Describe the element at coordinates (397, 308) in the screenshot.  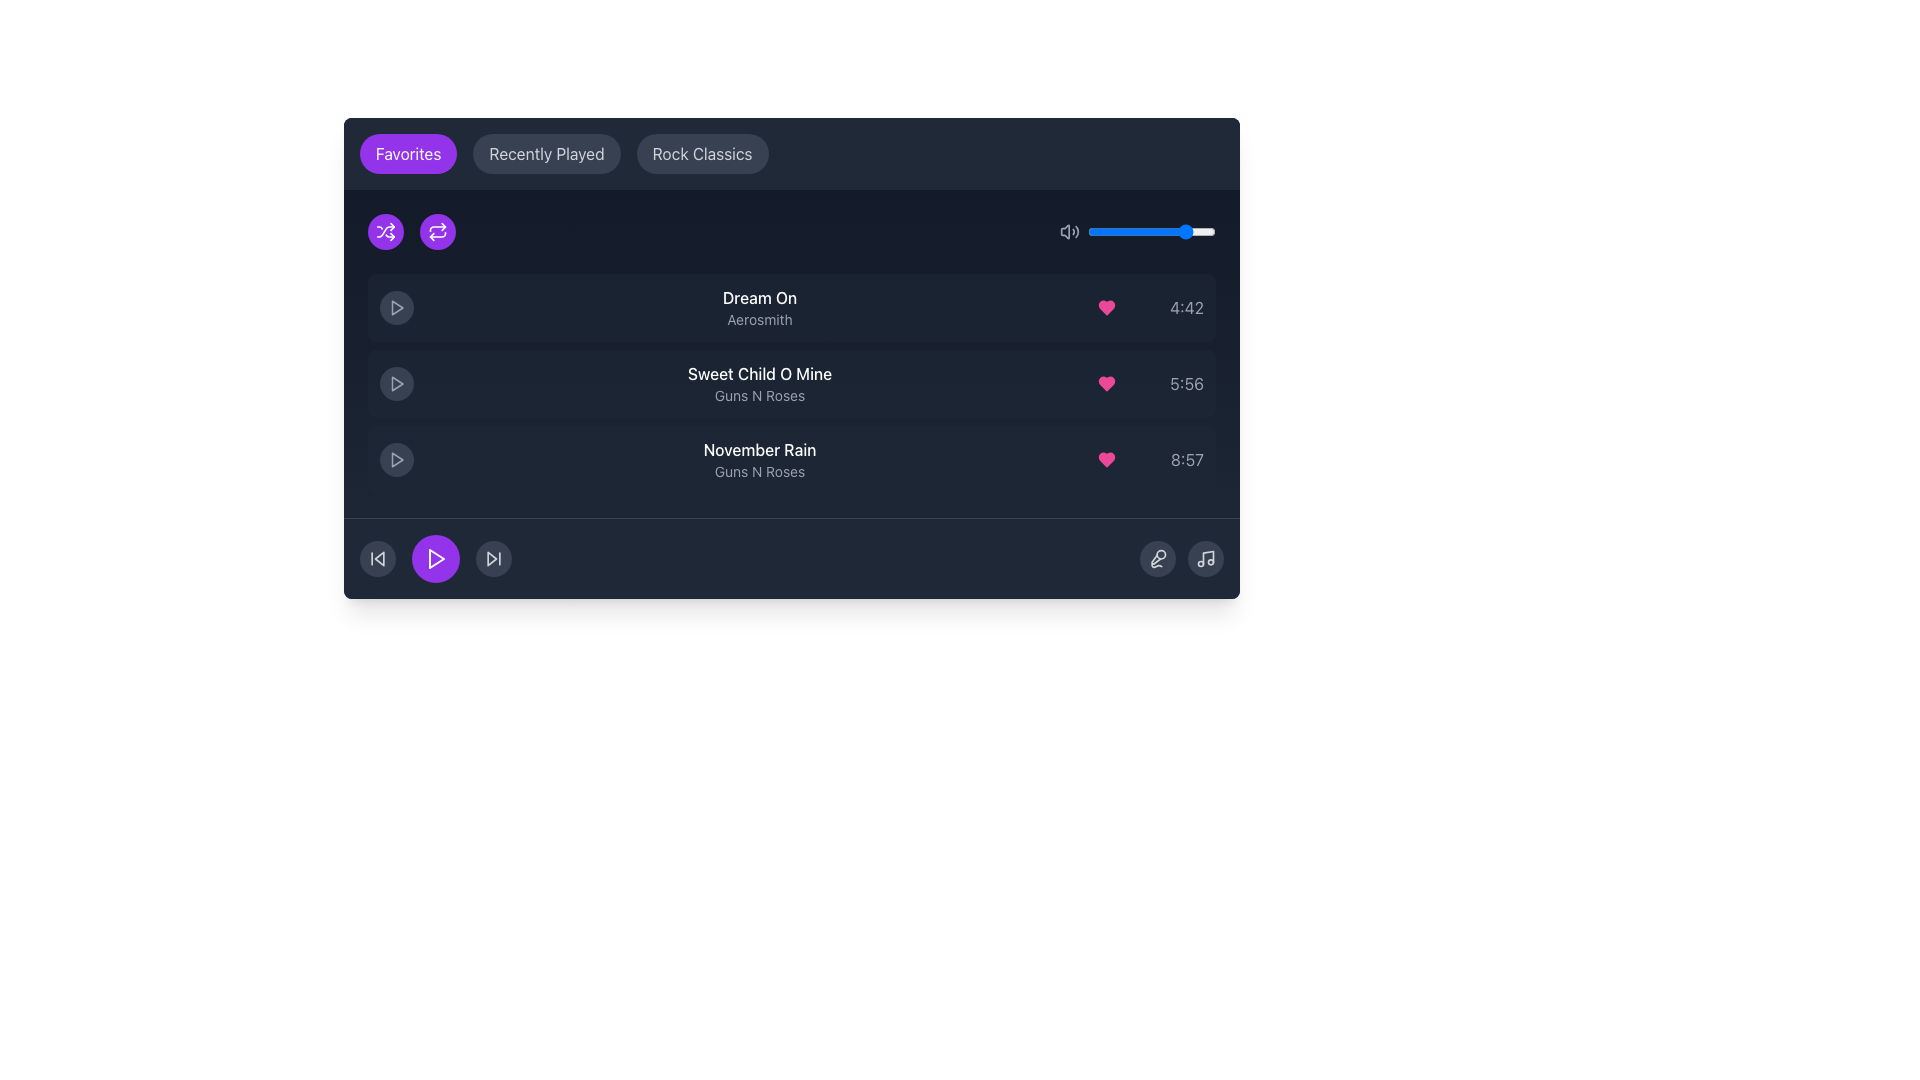
I see `the currently playing track icon aligned with the track title 'Dream On by Aerosmith' in the second row of the content section` at that location.